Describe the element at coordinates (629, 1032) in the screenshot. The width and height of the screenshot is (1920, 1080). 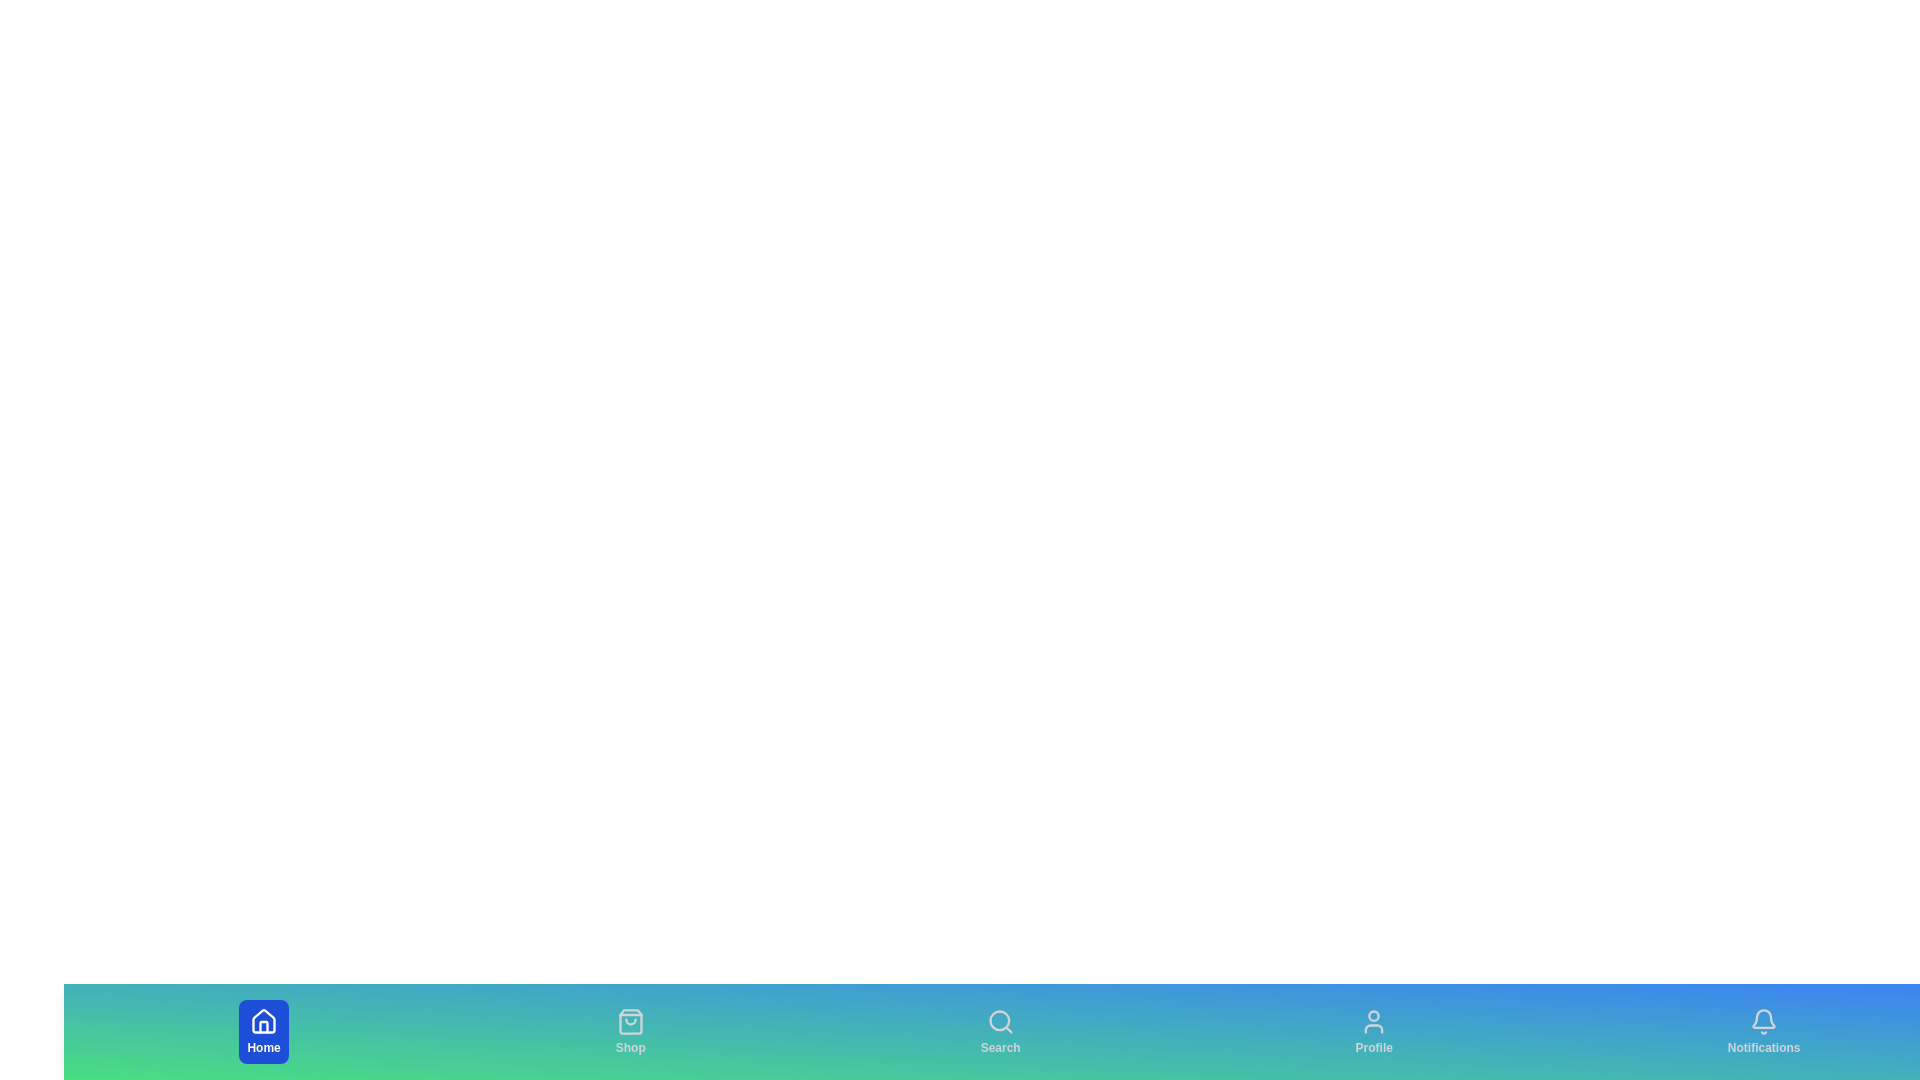
I see `the Shop tab to select it` at that location.